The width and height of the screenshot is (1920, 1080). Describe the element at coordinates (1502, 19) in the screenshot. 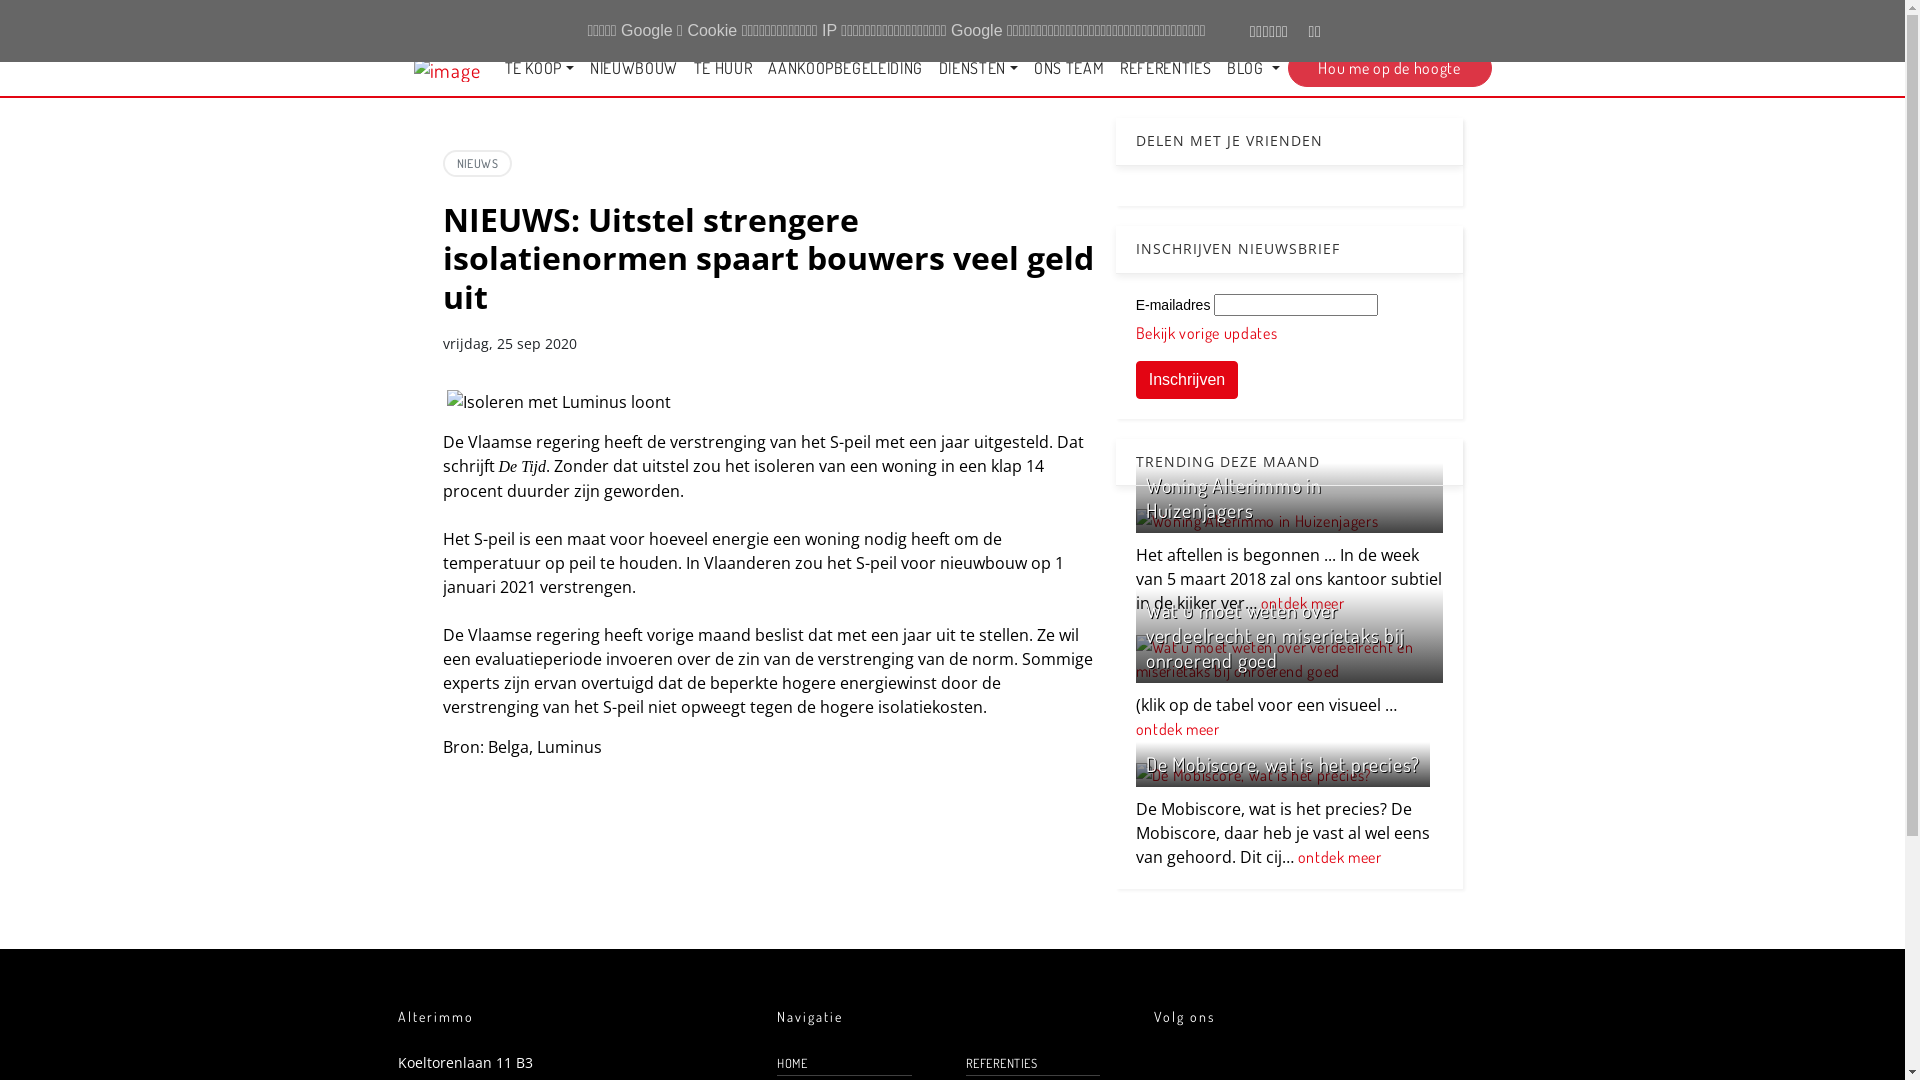

I see `' '` at that location.